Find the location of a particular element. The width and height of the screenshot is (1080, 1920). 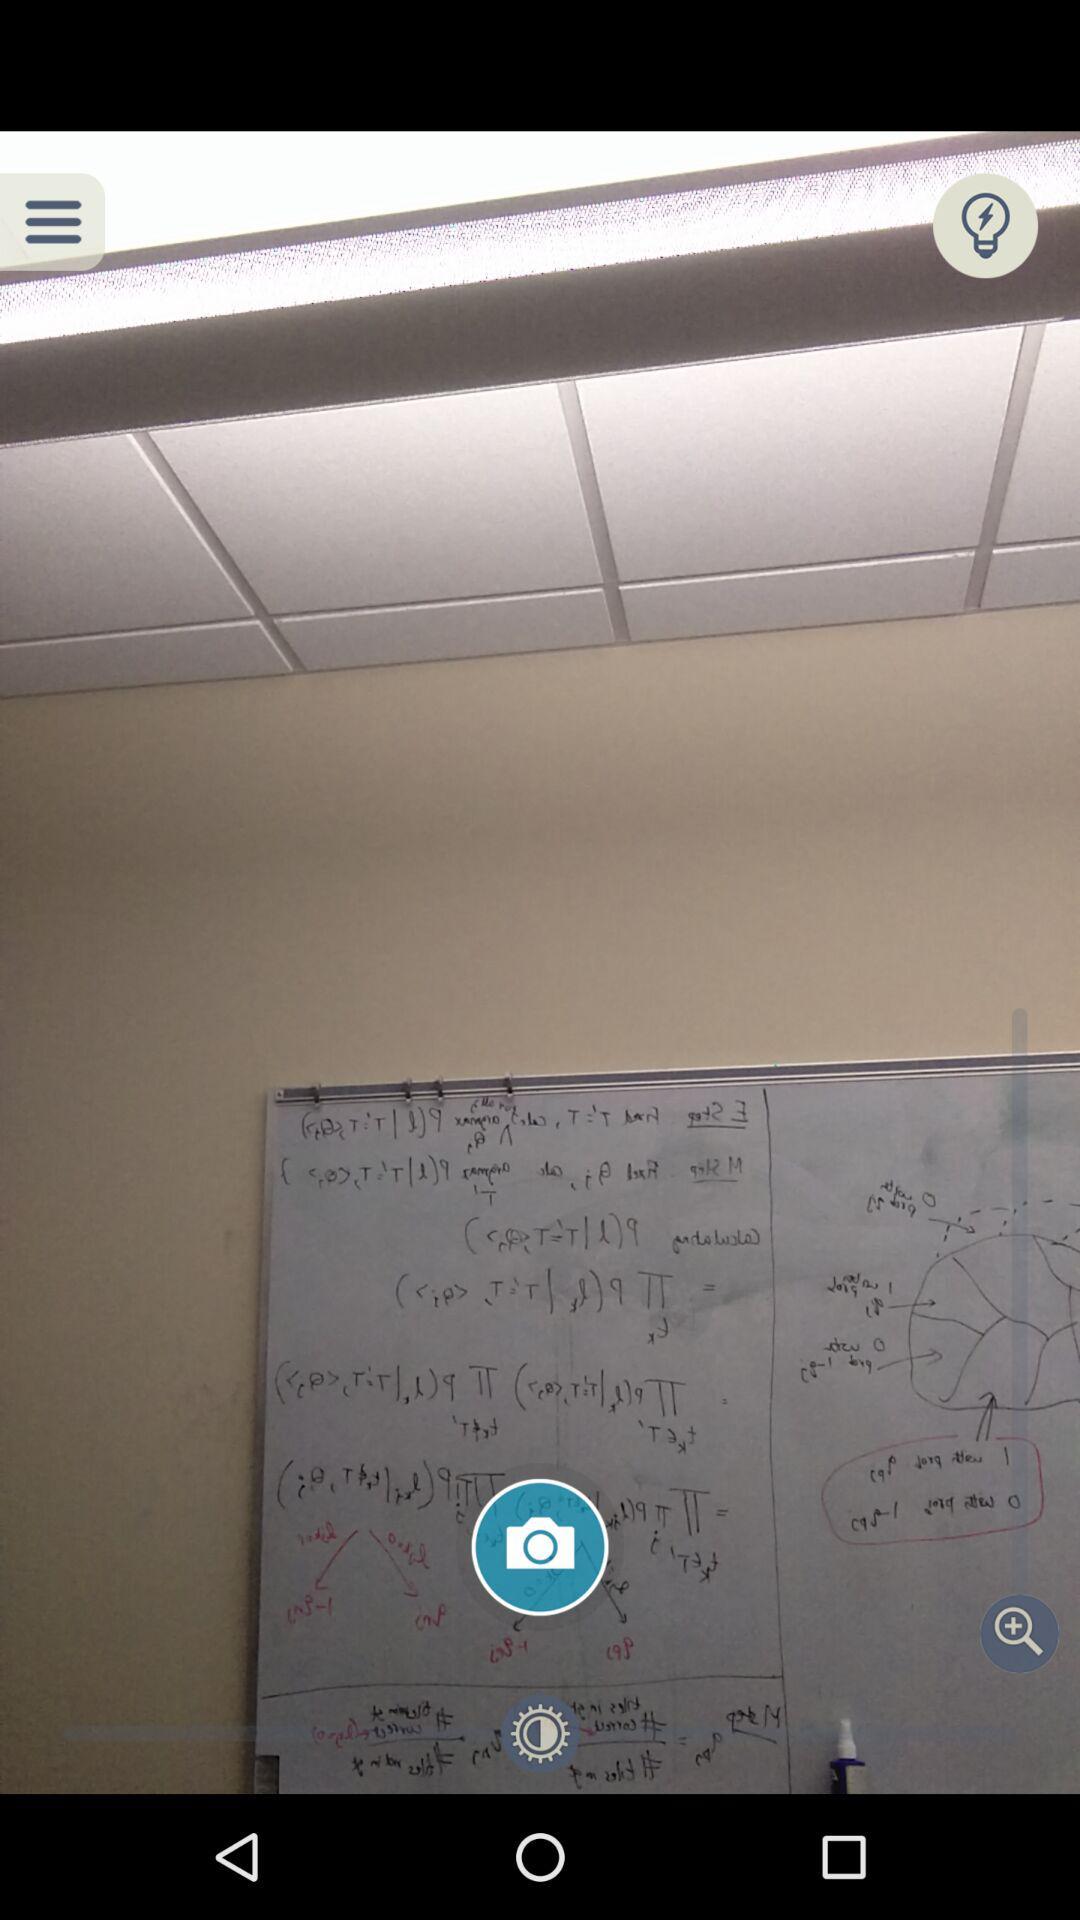

take a photo is located at coordinates (540, 1546).